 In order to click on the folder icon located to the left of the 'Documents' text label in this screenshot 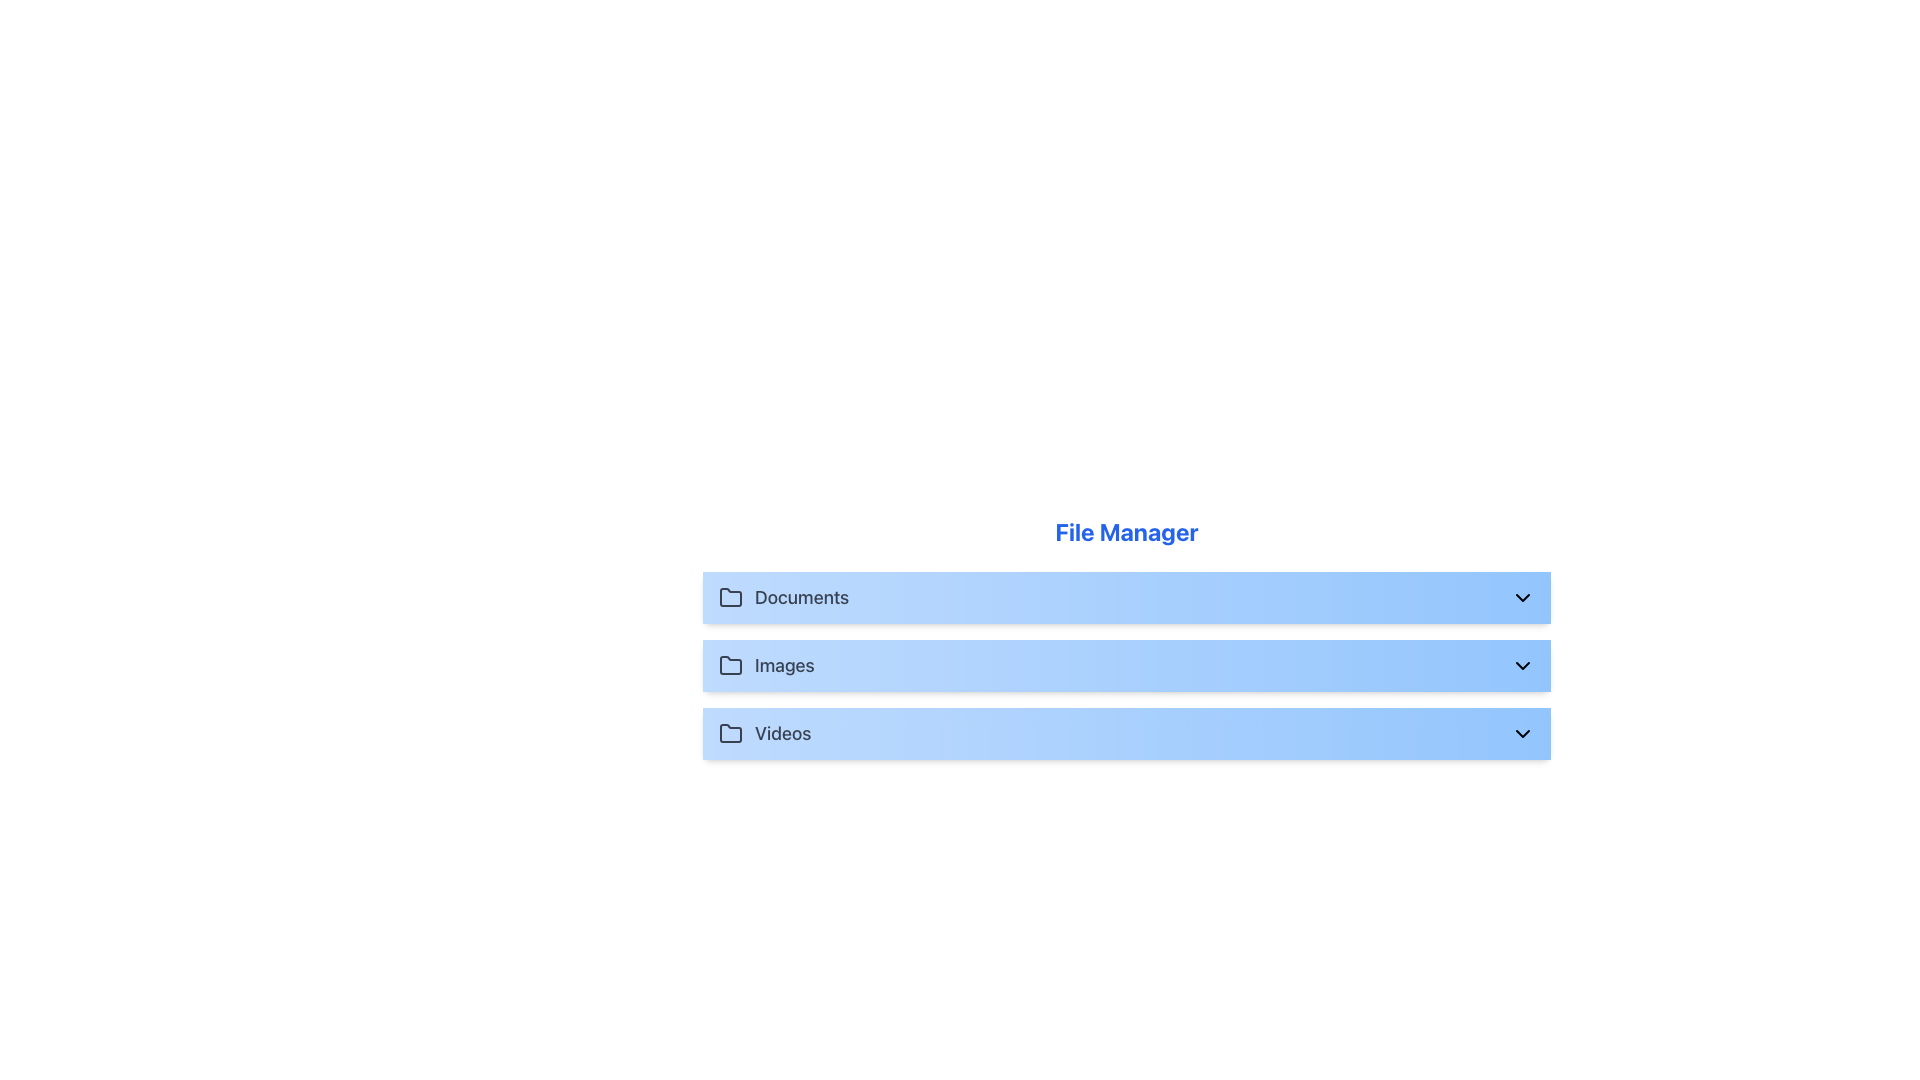, I will do `click(729, 596)`.